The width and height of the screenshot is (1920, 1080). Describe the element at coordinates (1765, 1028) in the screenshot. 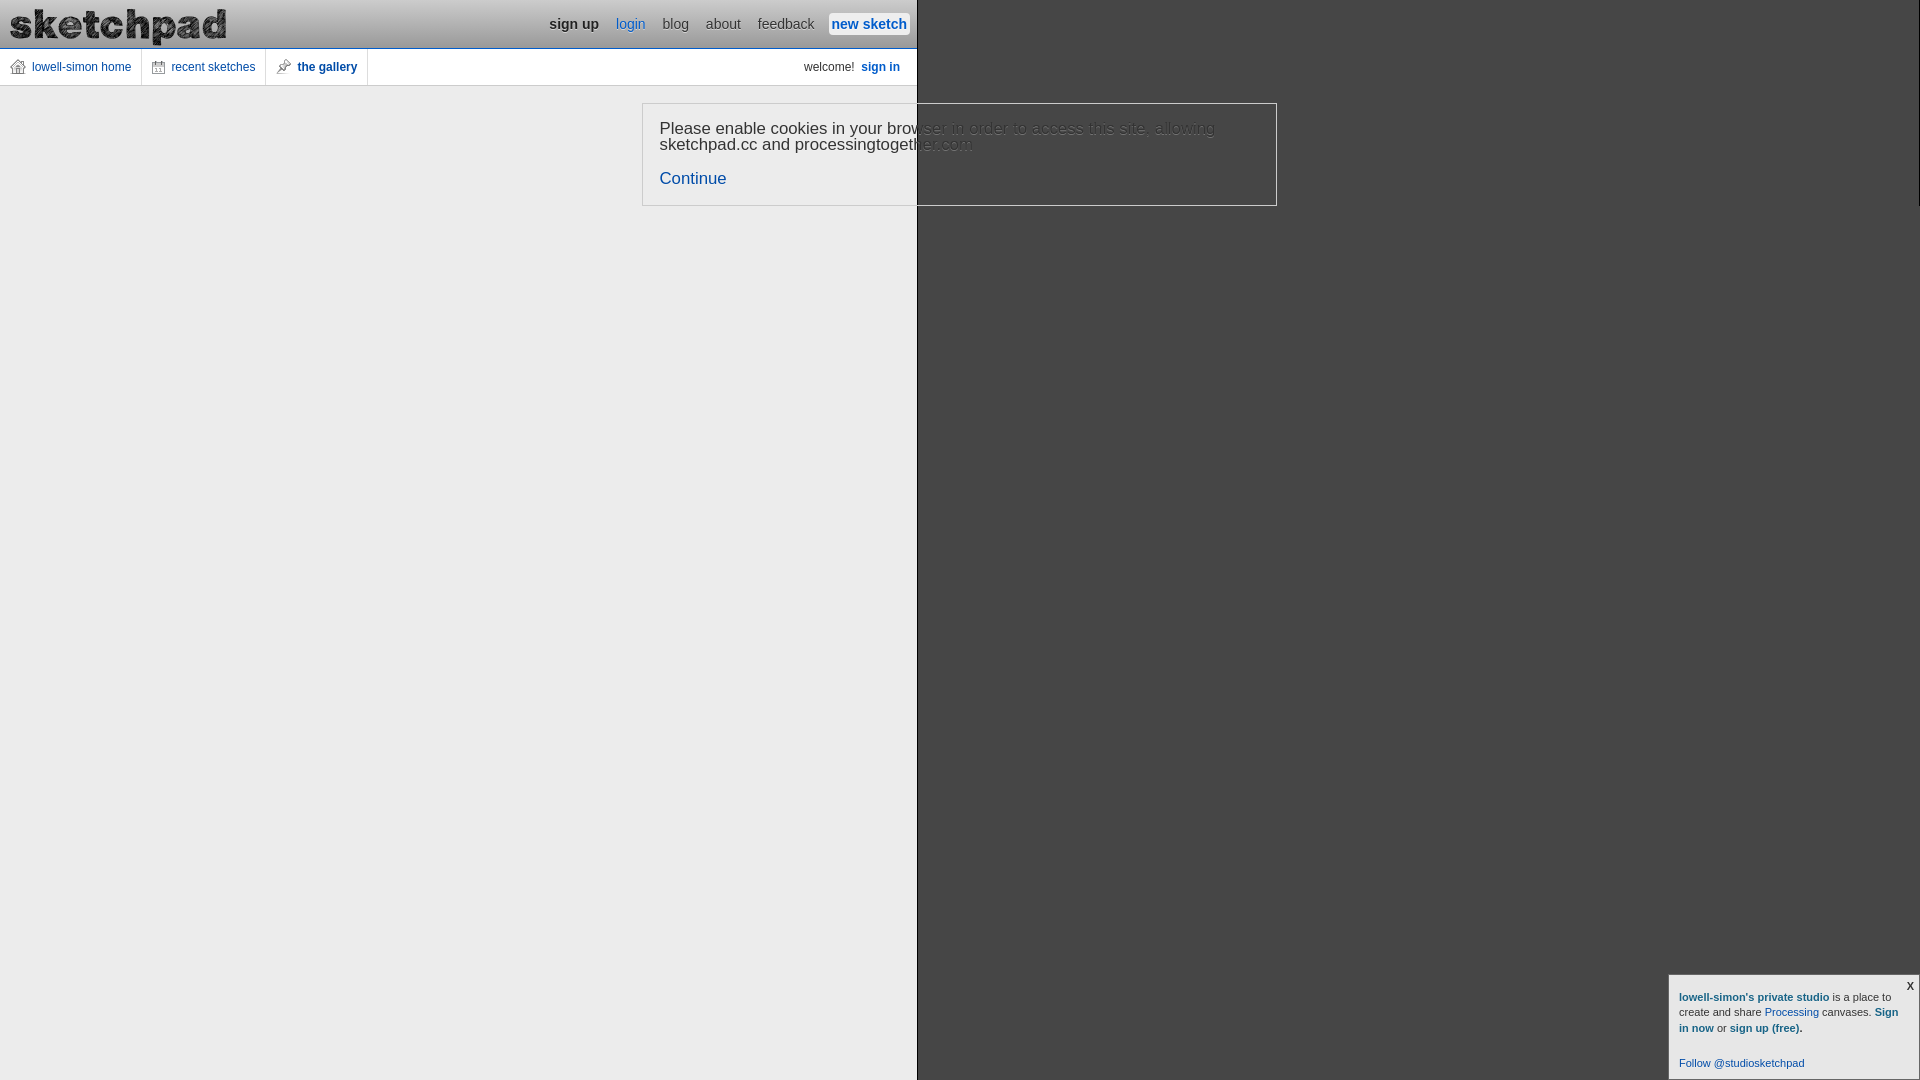

I see `'sign up (free)'` at that location.